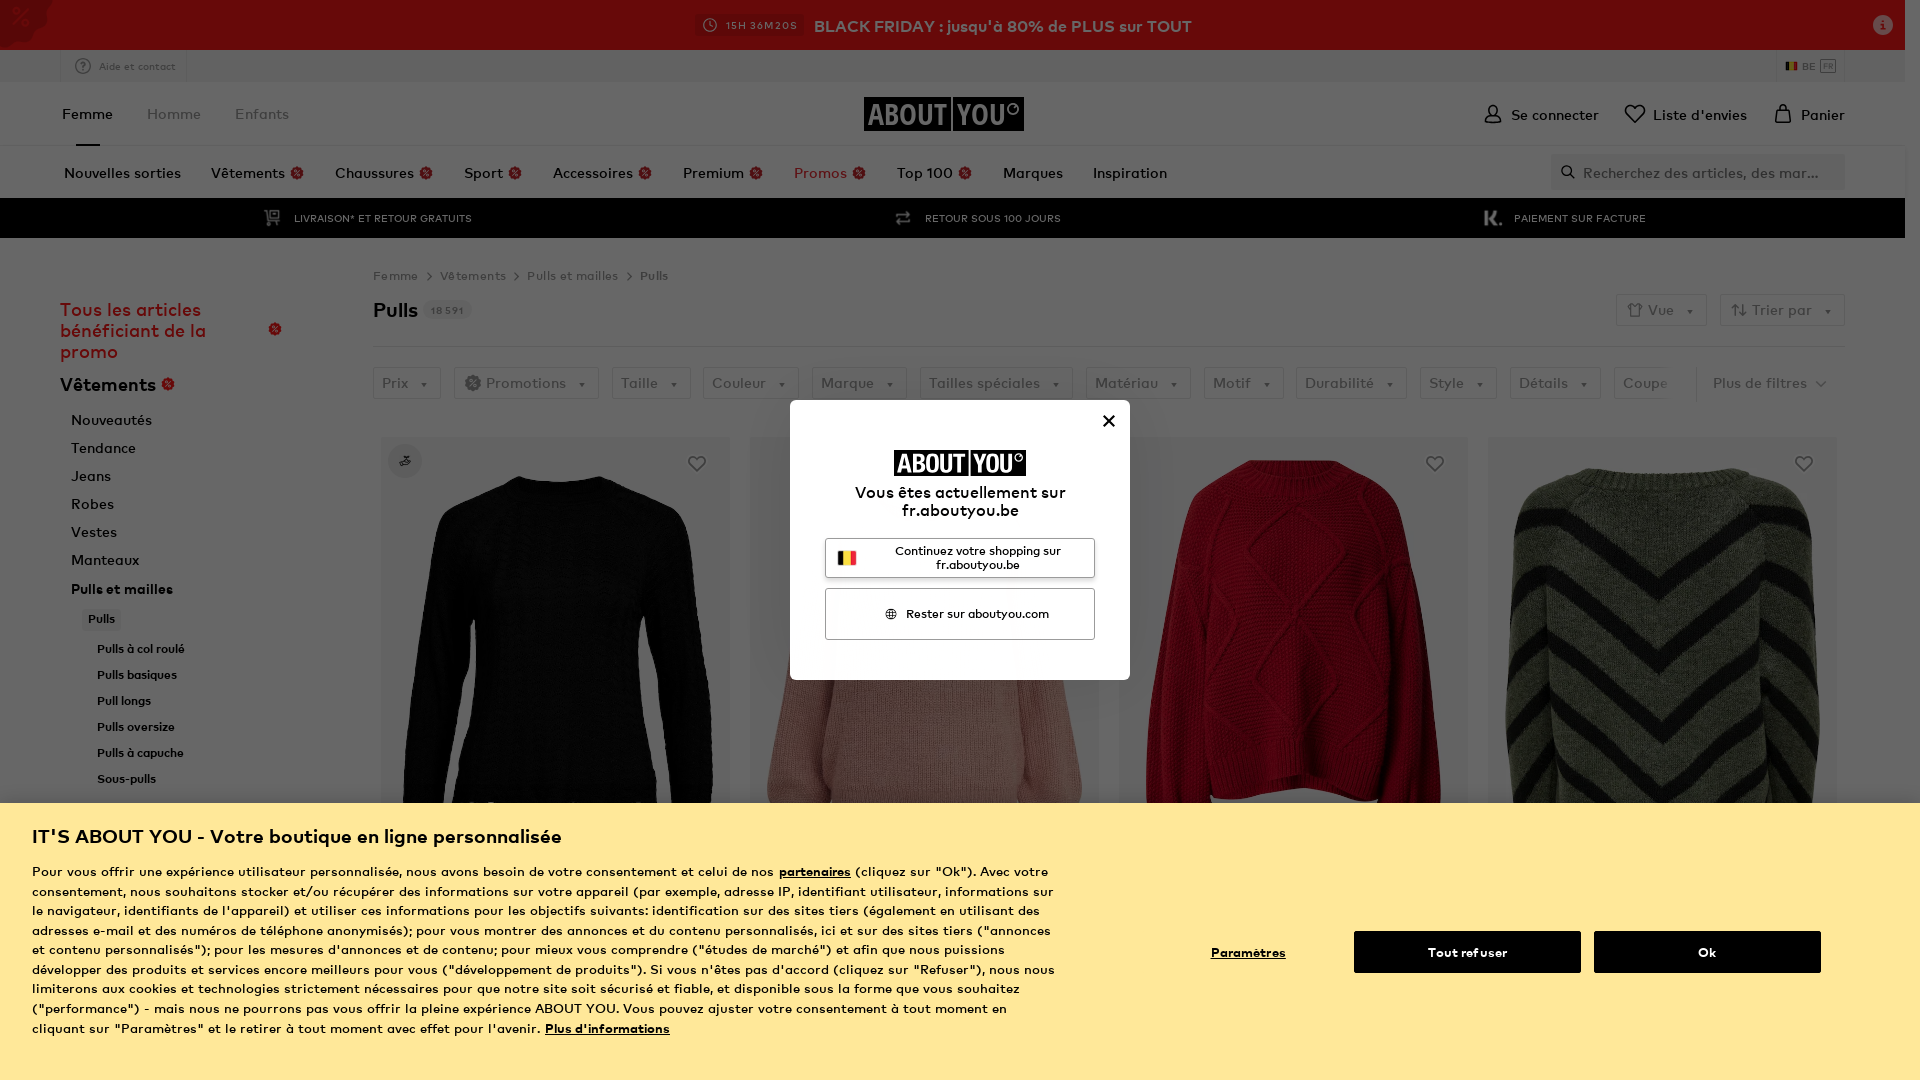 Image resolution: width=1920 pixels, height=1080 pixels. I want to click on 'PAIEMENT SUR FACTURE', so click(1562, 218).